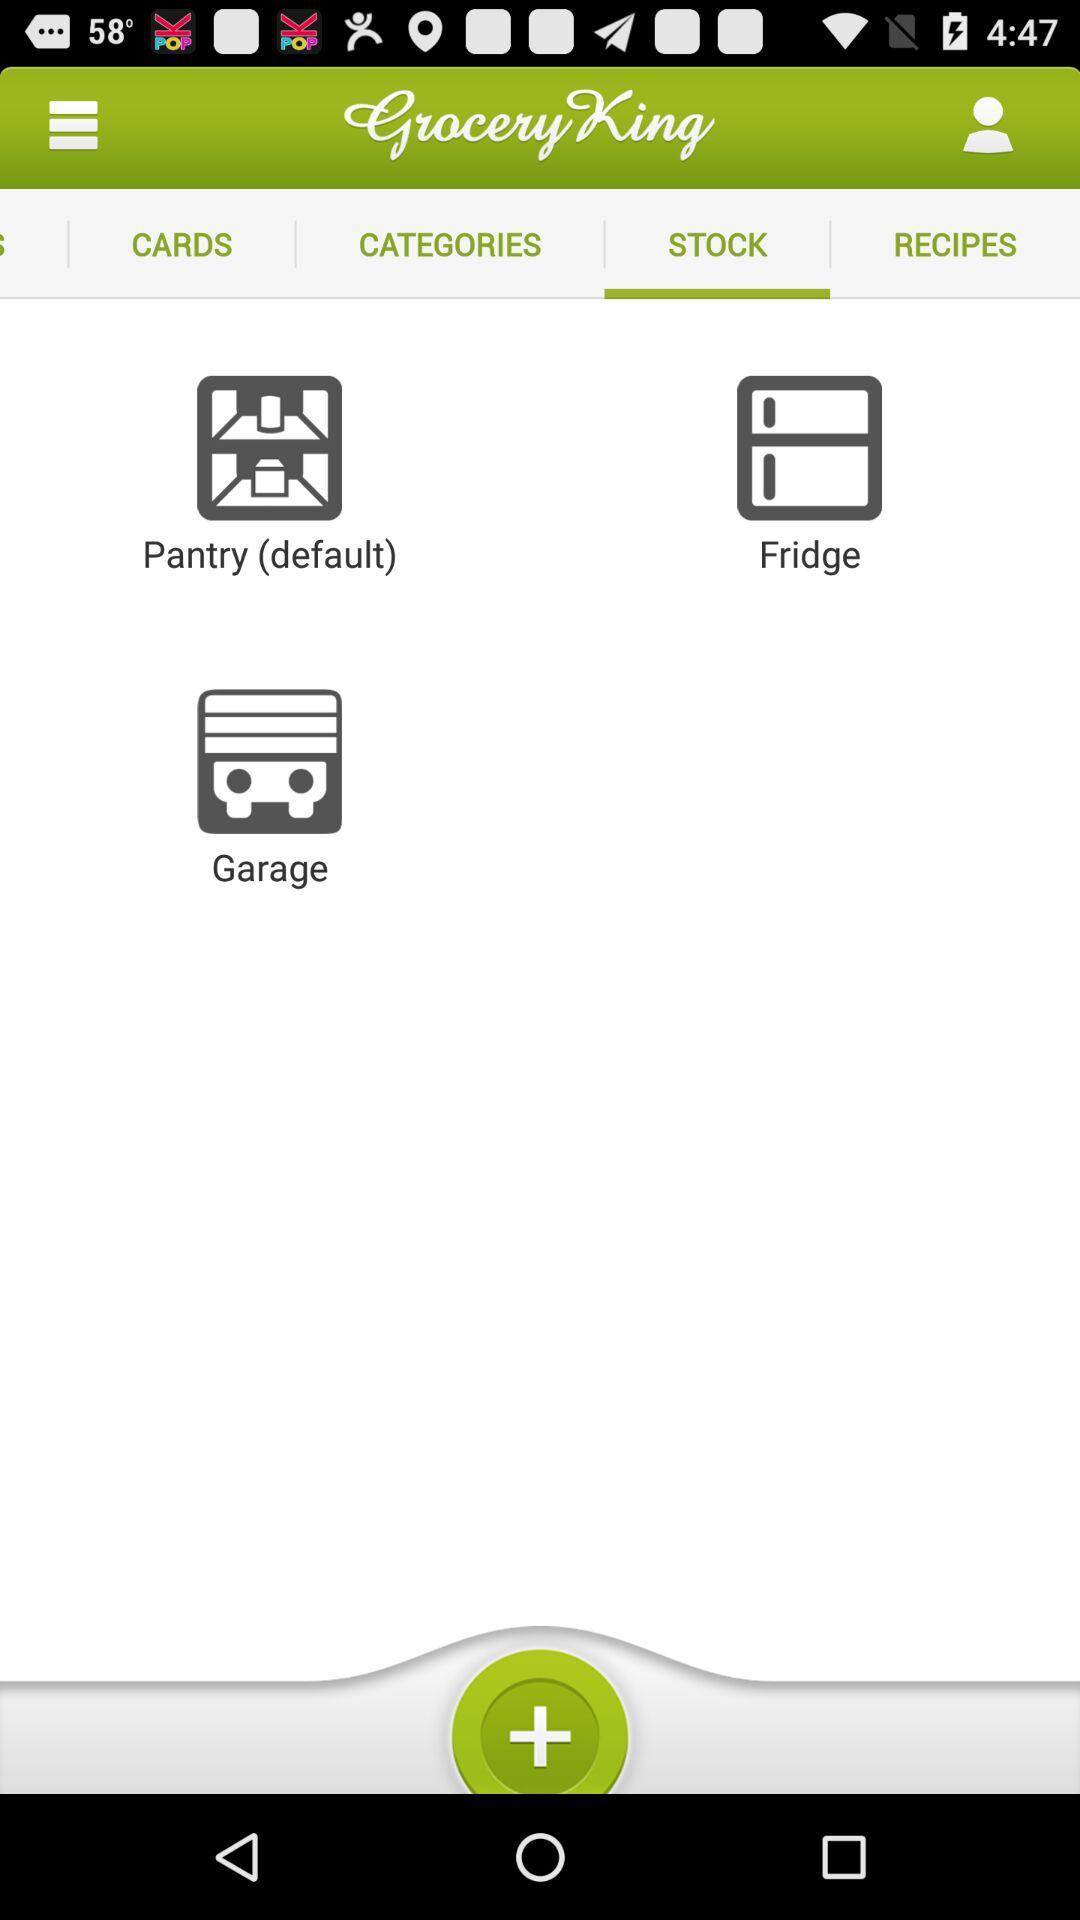  I want to click on item to the right of stock icon, so click(954, 243).